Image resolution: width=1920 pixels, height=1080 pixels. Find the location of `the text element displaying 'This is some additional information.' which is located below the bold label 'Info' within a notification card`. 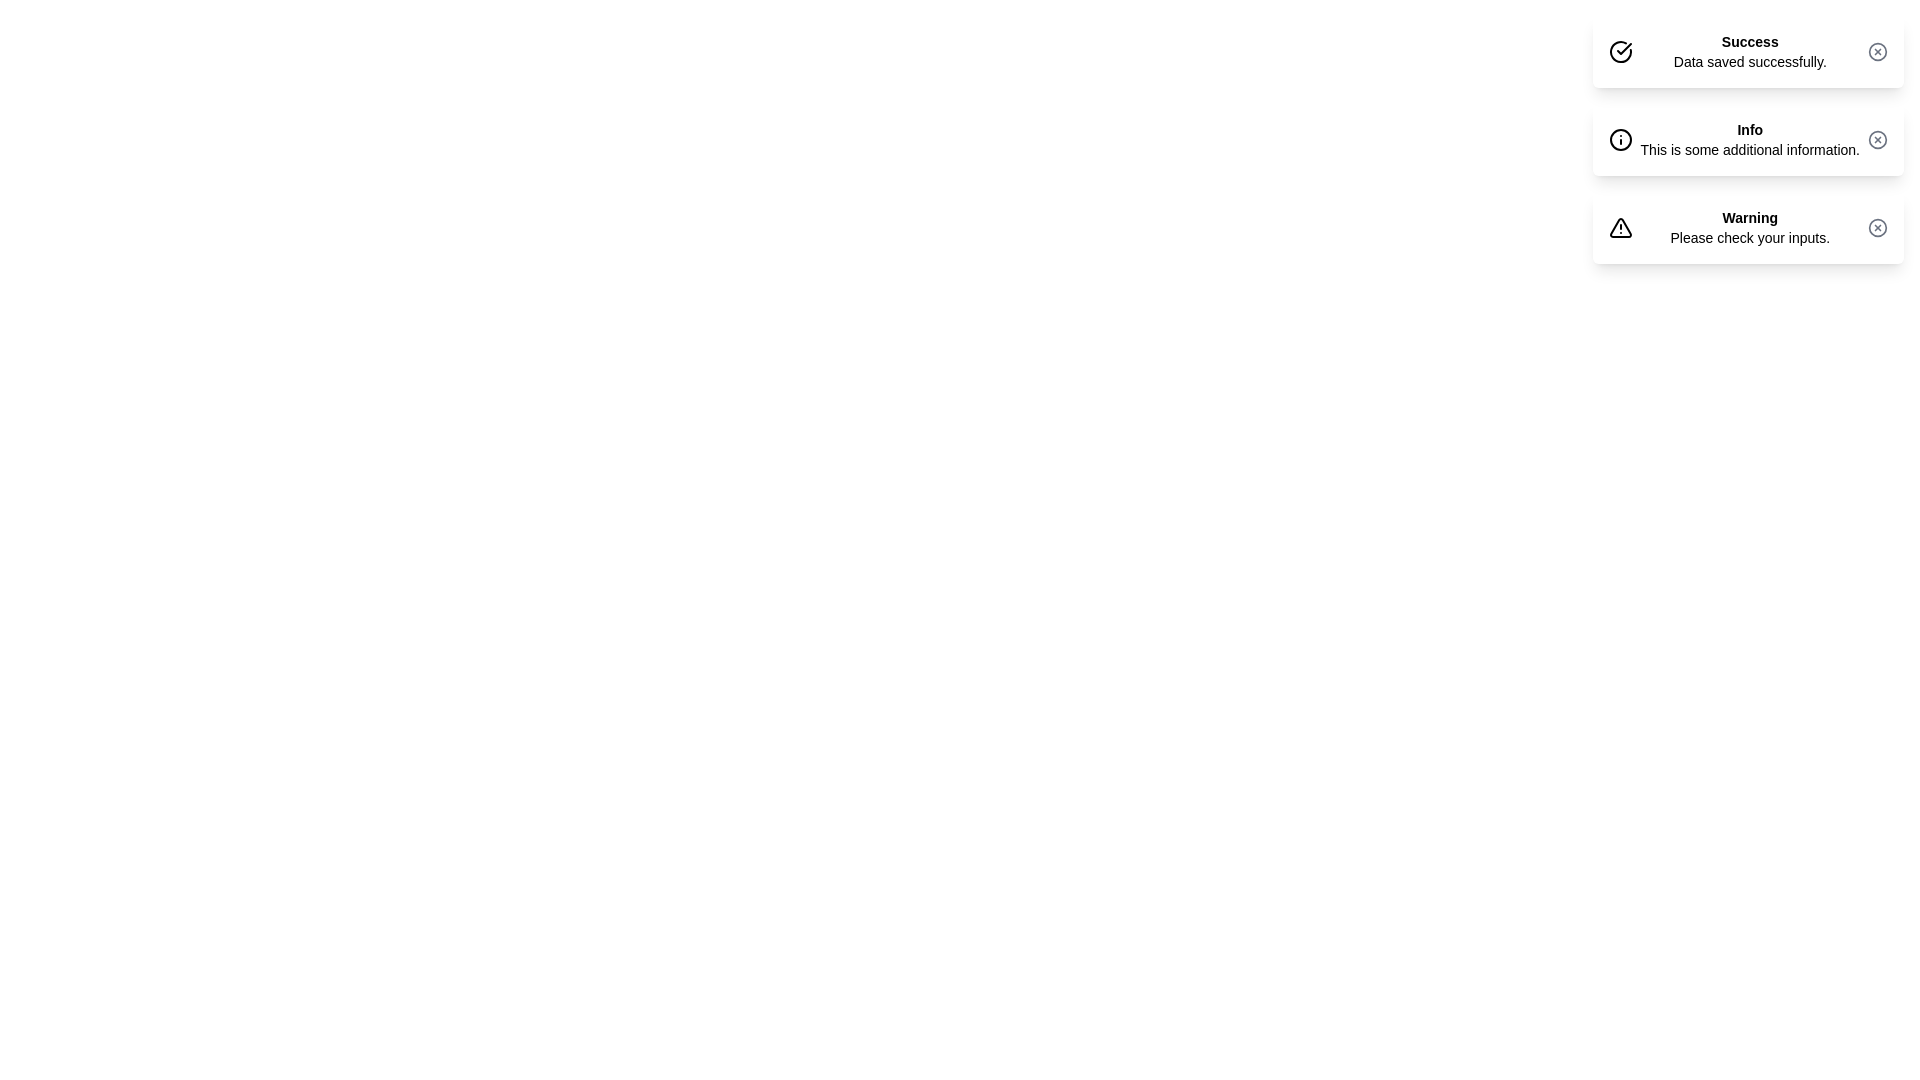

the text element displaying 'This is some additional information.' which is located below the bold label 'Info' within a notification card is located at coordinates (1749, 149).